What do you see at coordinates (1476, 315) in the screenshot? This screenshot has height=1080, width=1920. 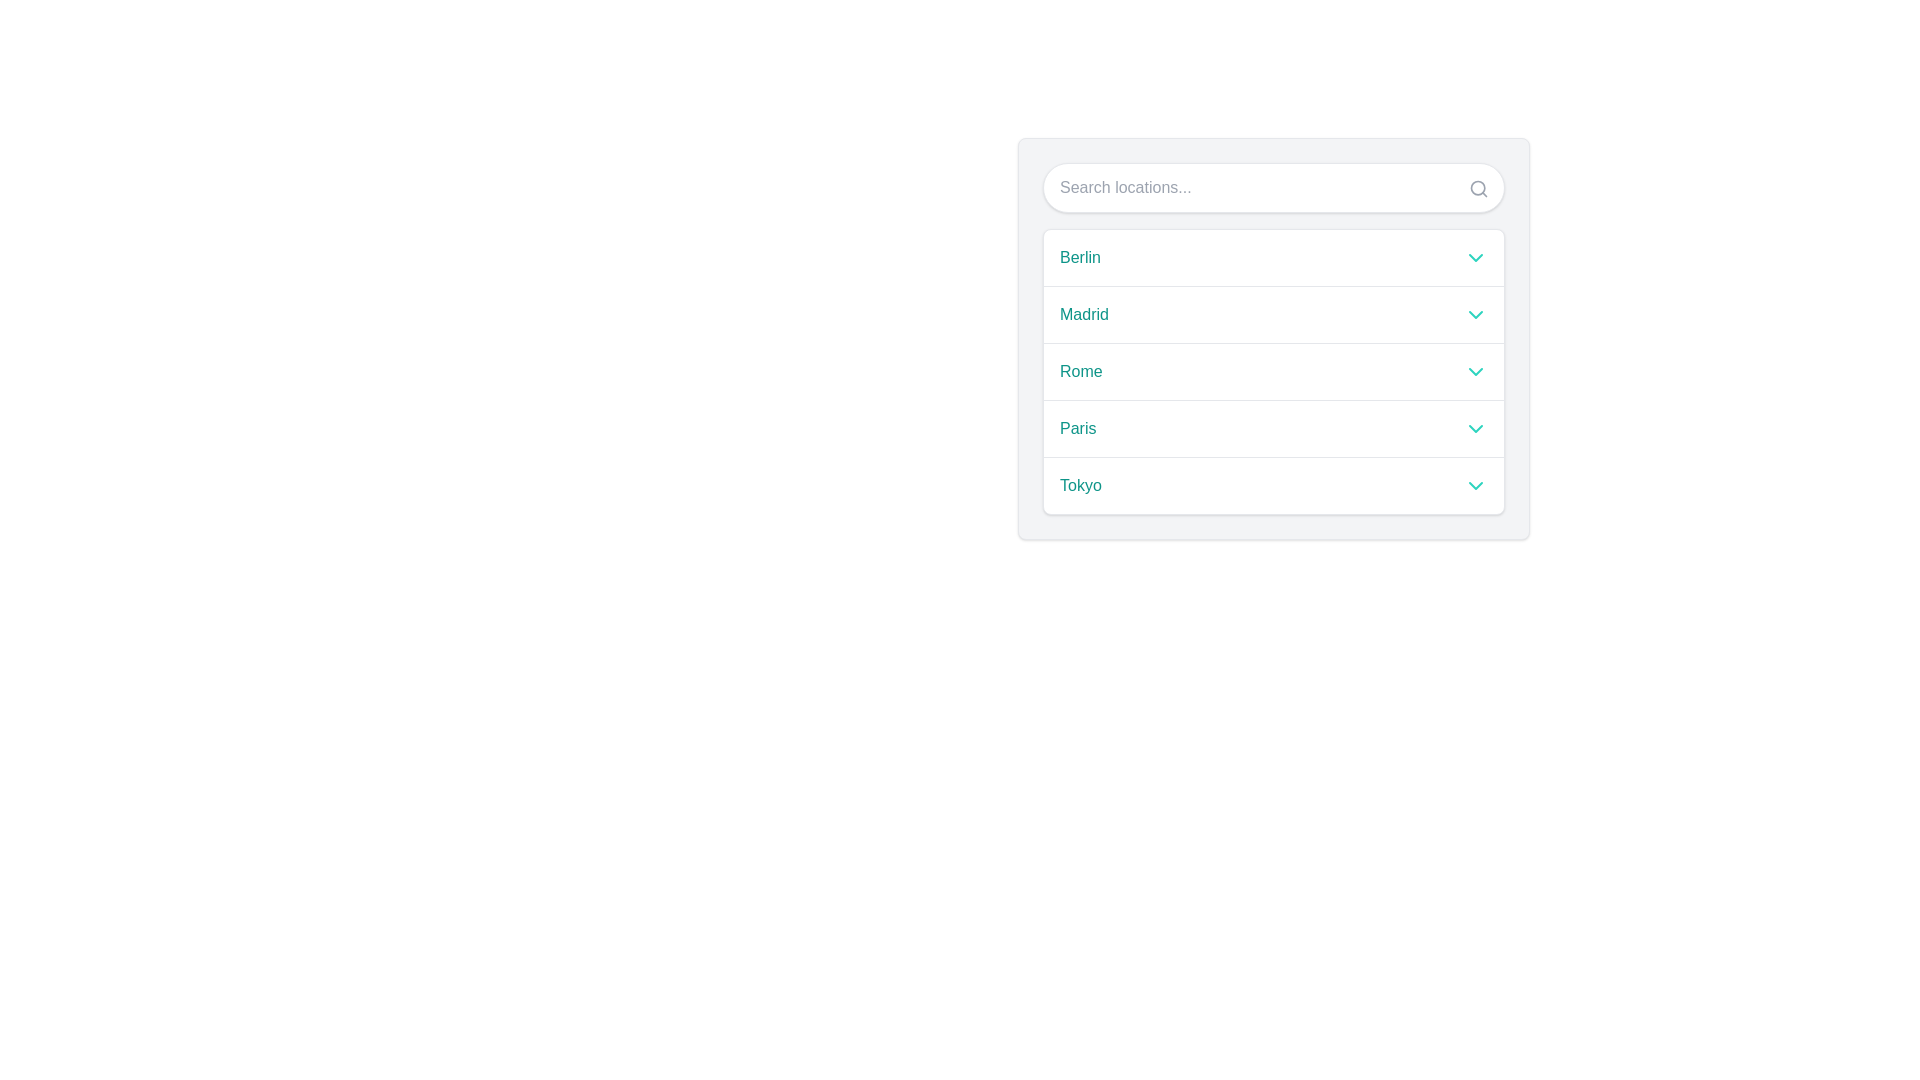 I see `the downward-pointing chevron icon styled in teal next to the 'Madrid' item` at bounding box center [1476, 315].